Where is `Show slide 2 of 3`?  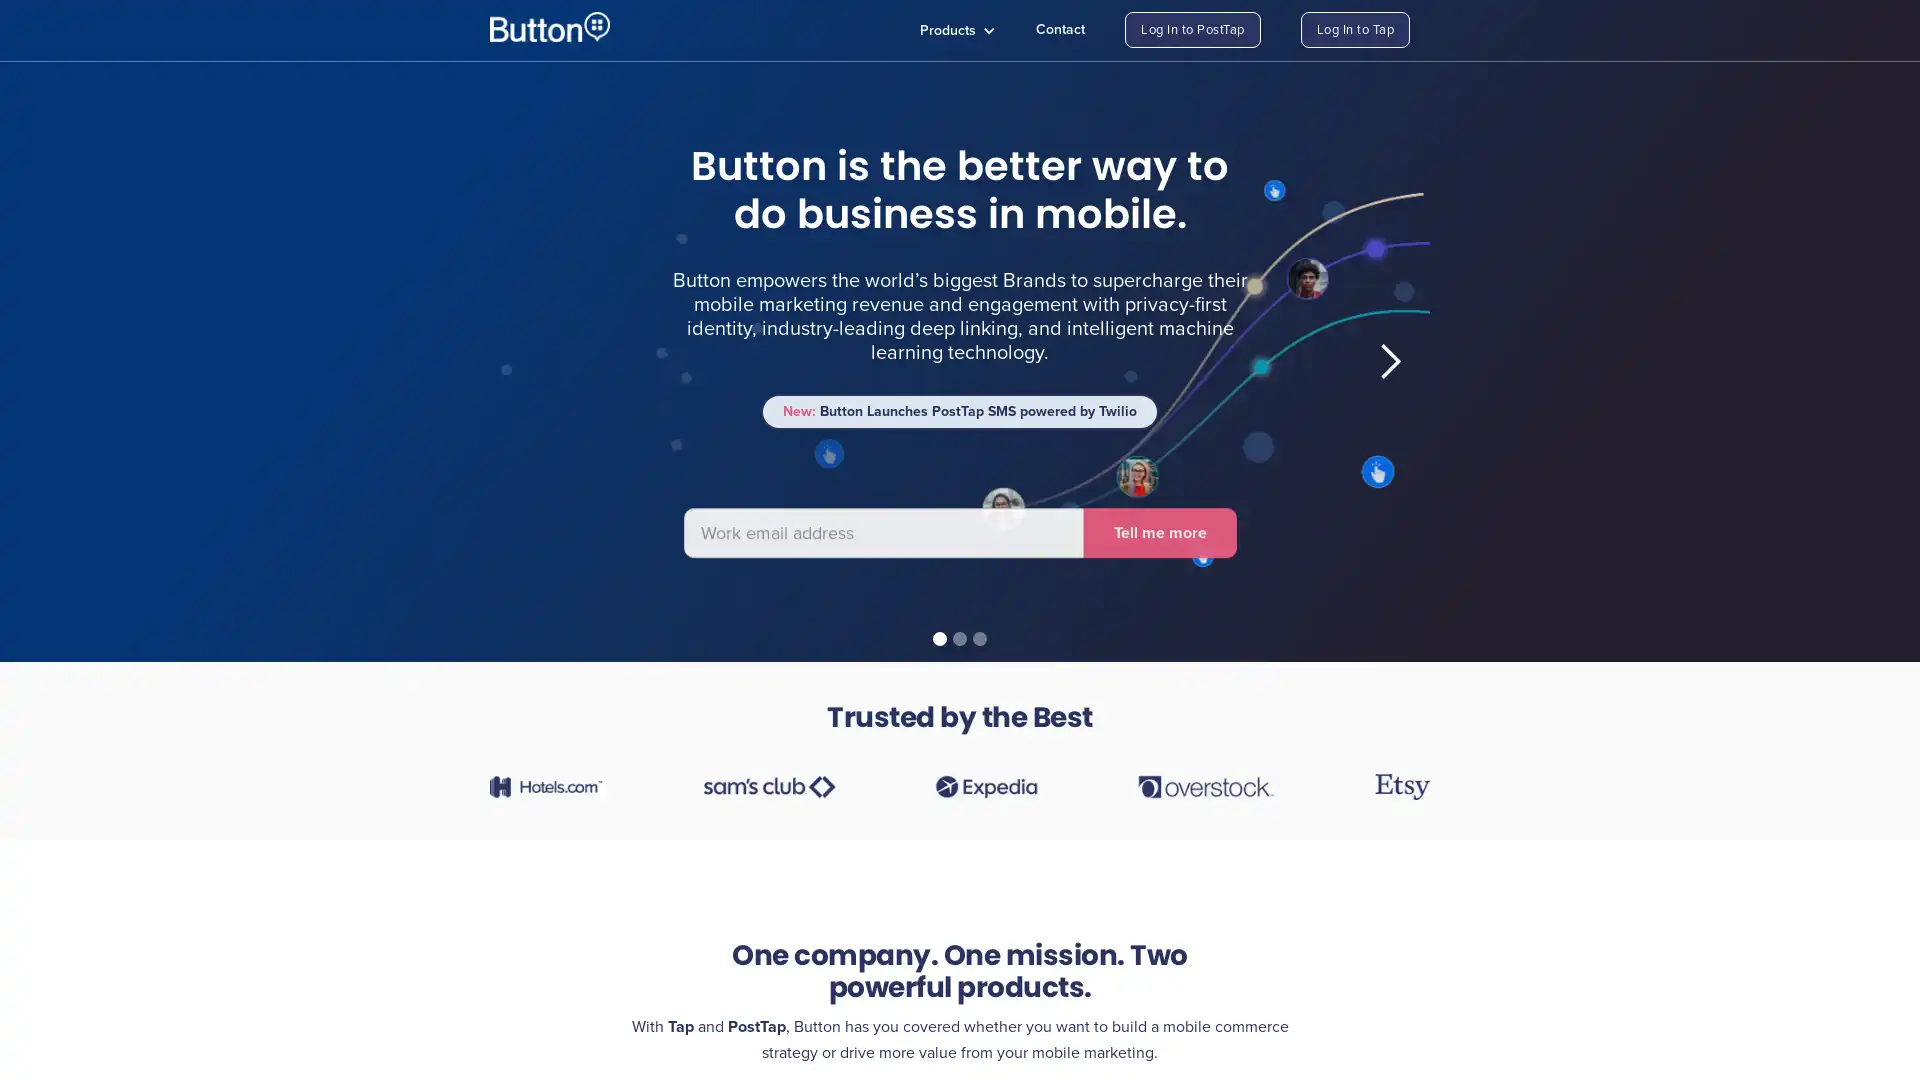
Show slide 2 of 3 is located at coordinates (960, 639).